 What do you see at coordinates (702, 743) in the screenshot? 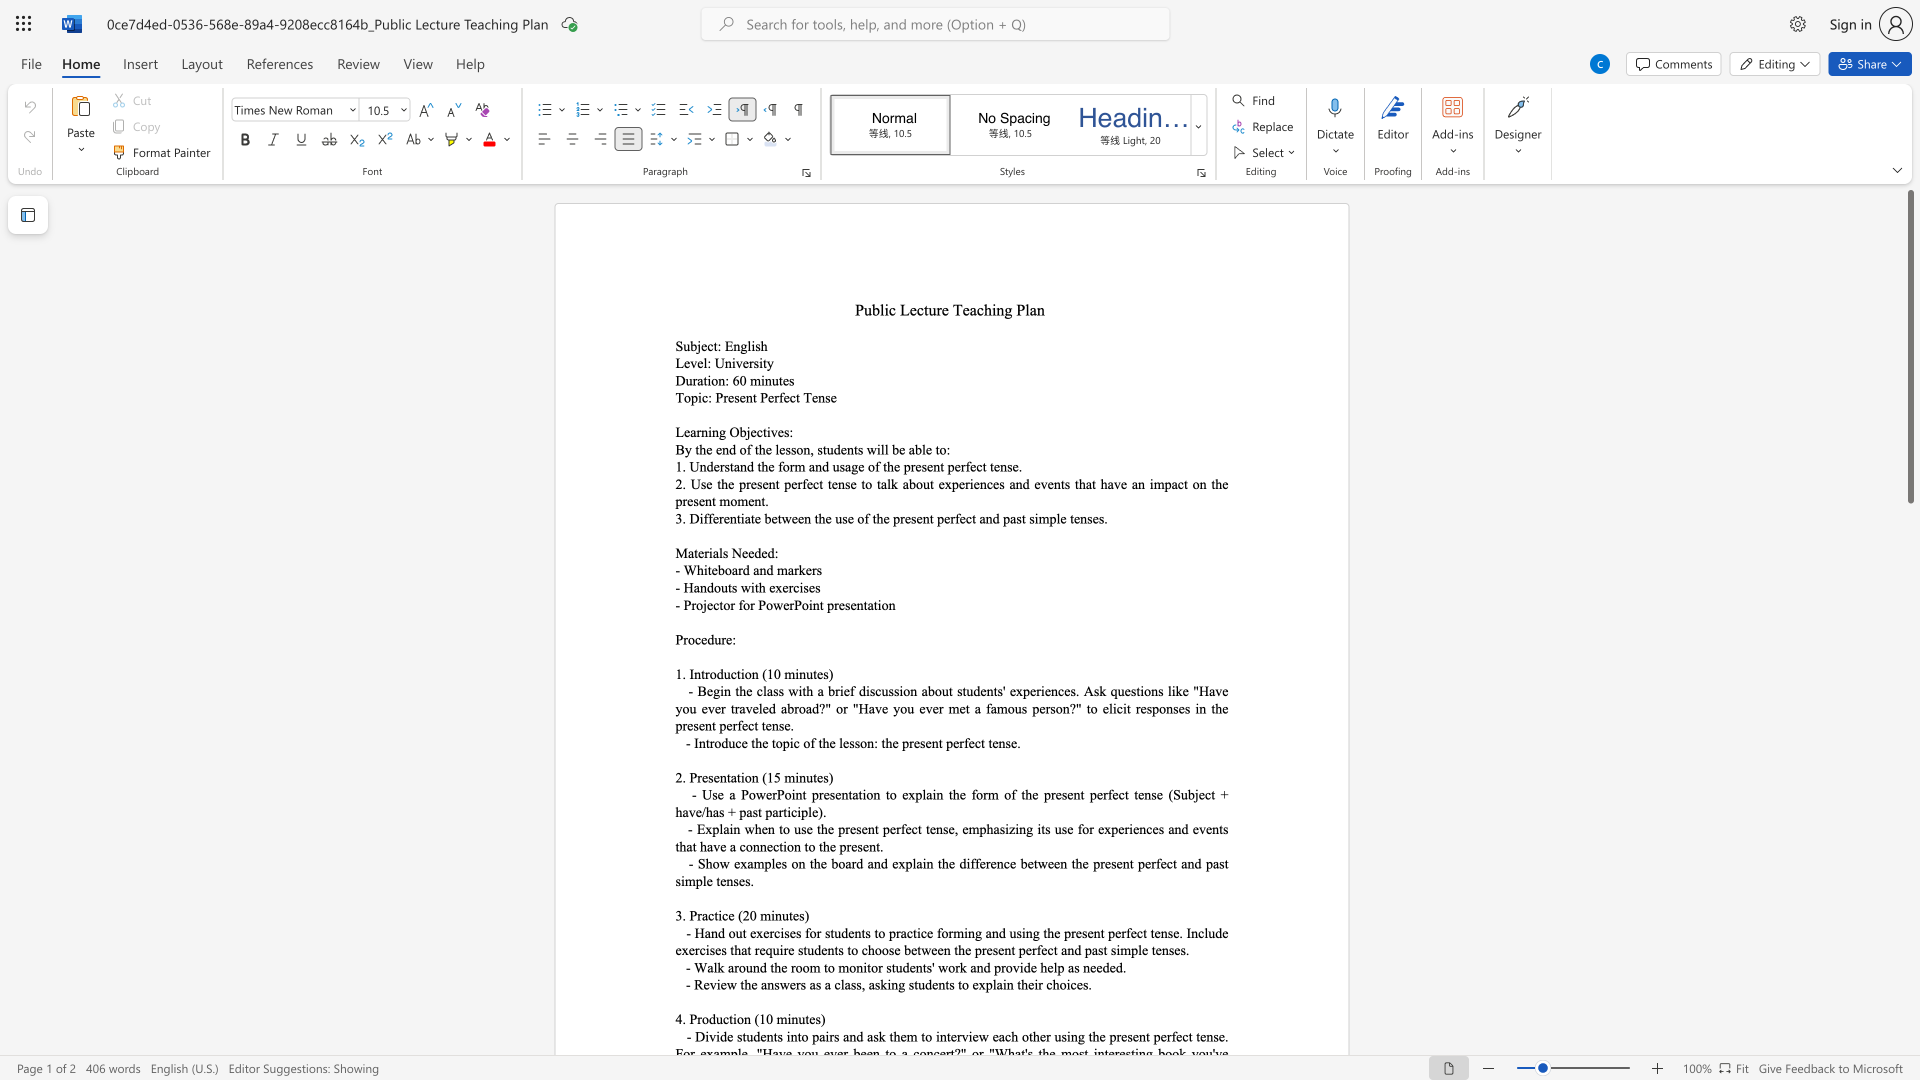
I see `the 1th character "n" in the text` at bounding box center [702, 743].